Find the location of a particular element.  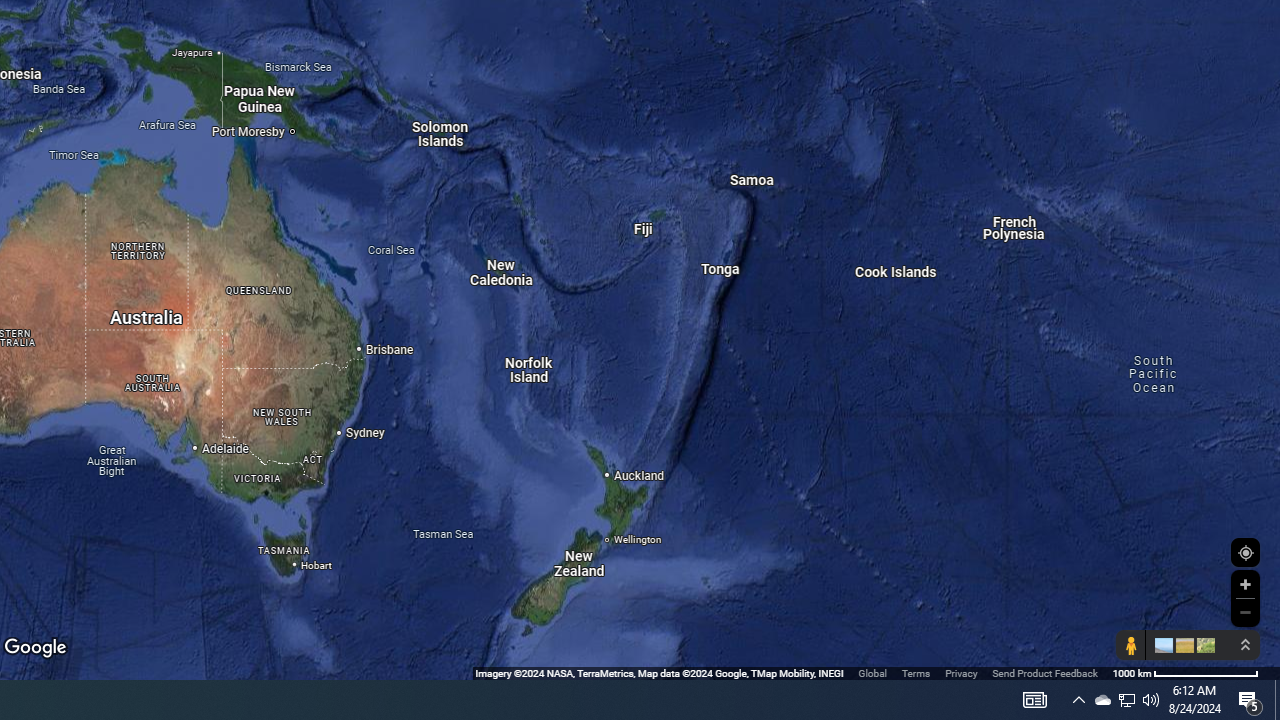

'Zoom in' is located at coordinates (1244, 584).